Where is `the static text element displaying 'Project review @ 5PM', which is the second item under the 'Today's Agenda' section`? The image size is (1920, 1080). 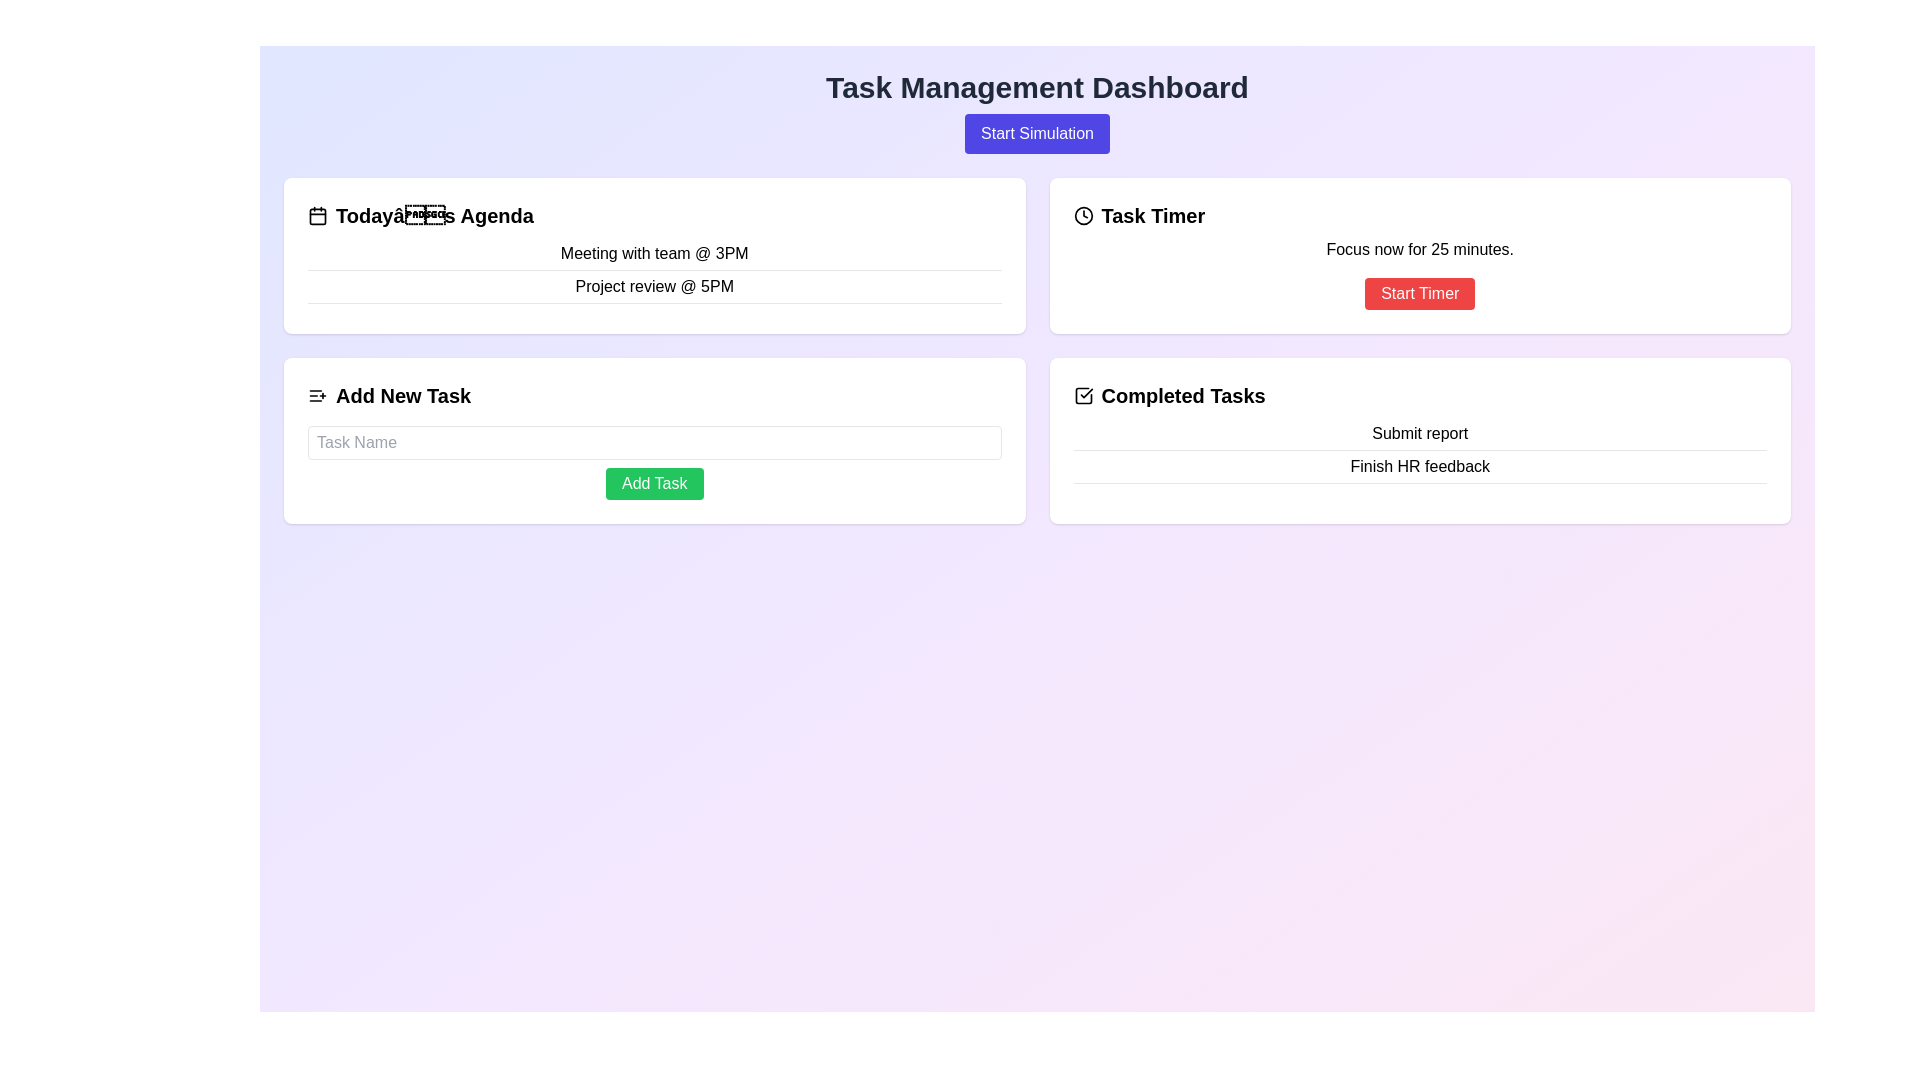
the static text element displaying 'Project review @ 5PM', which is the second item under the 'Today's Agenda' section is located at coordinates (654, 287).